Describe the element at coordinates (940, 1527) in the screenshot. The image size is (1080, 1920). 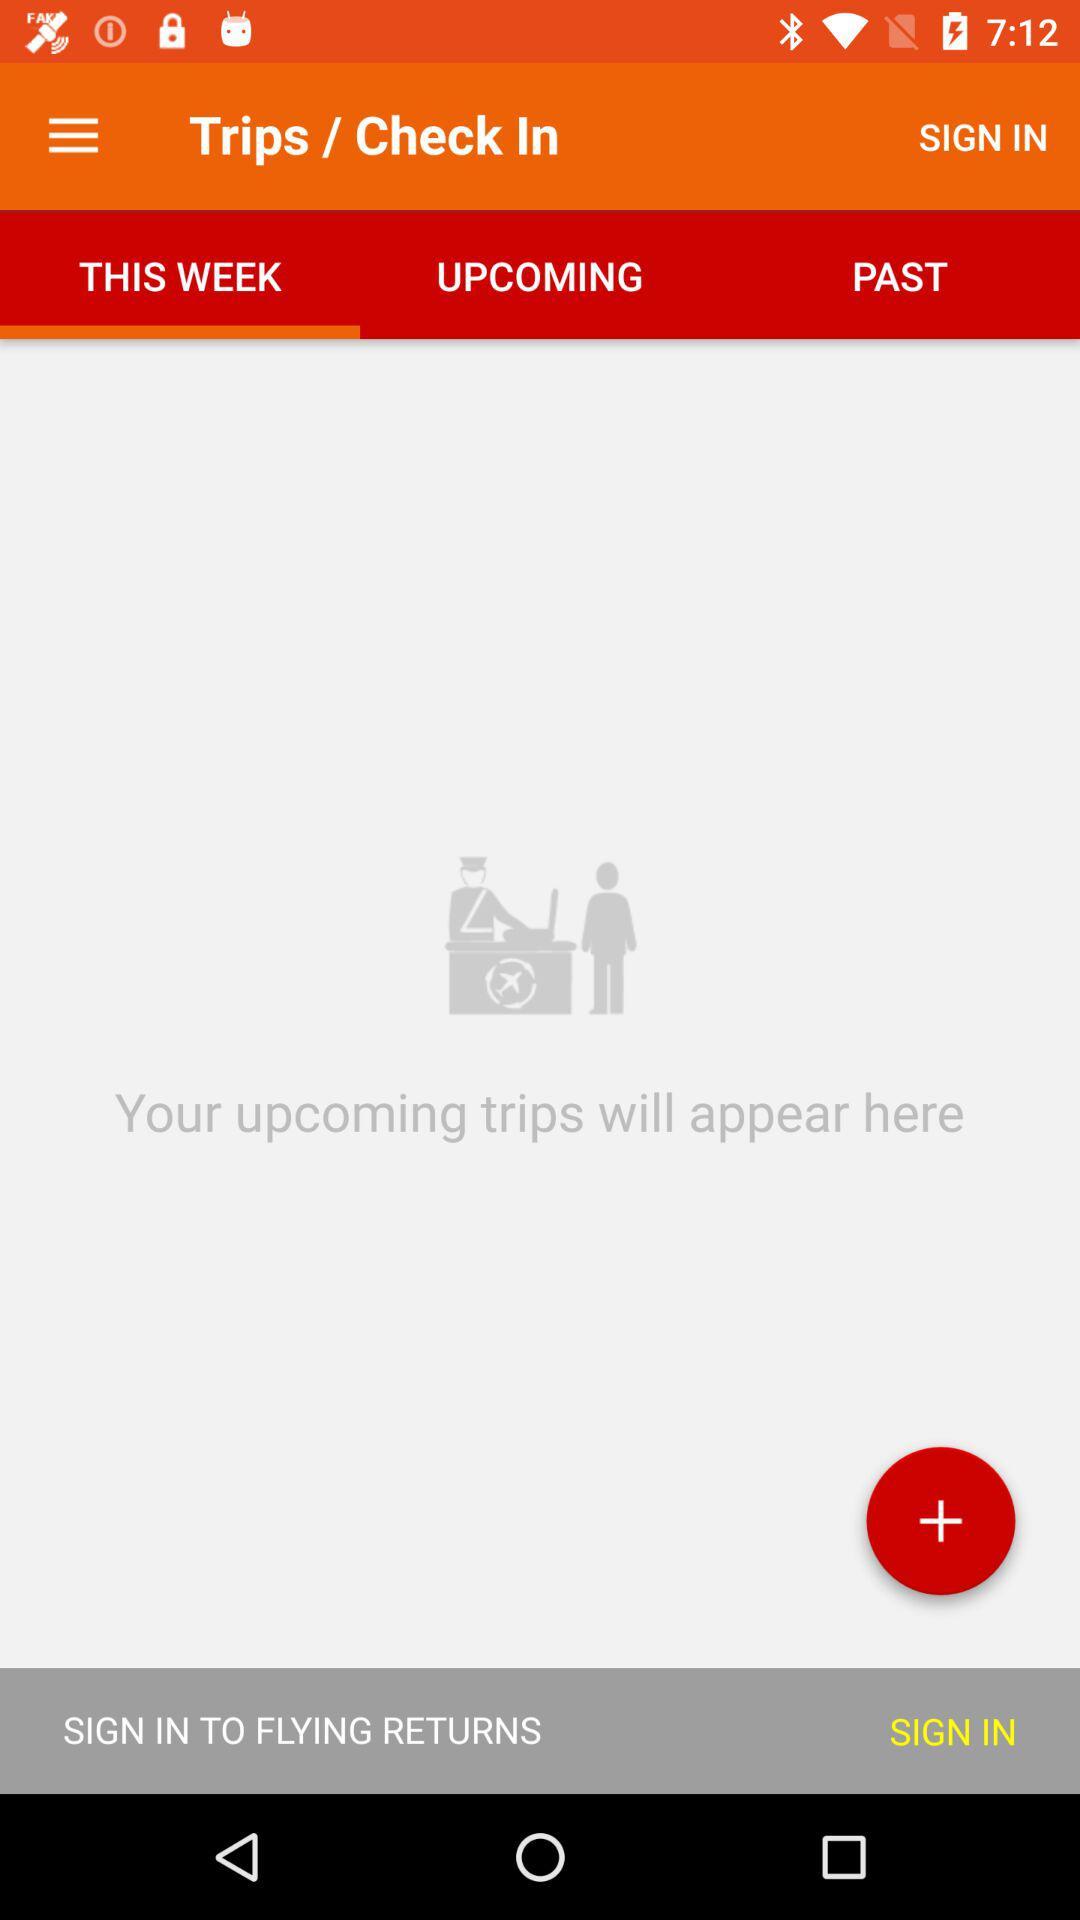
I see `a trip` at that location.